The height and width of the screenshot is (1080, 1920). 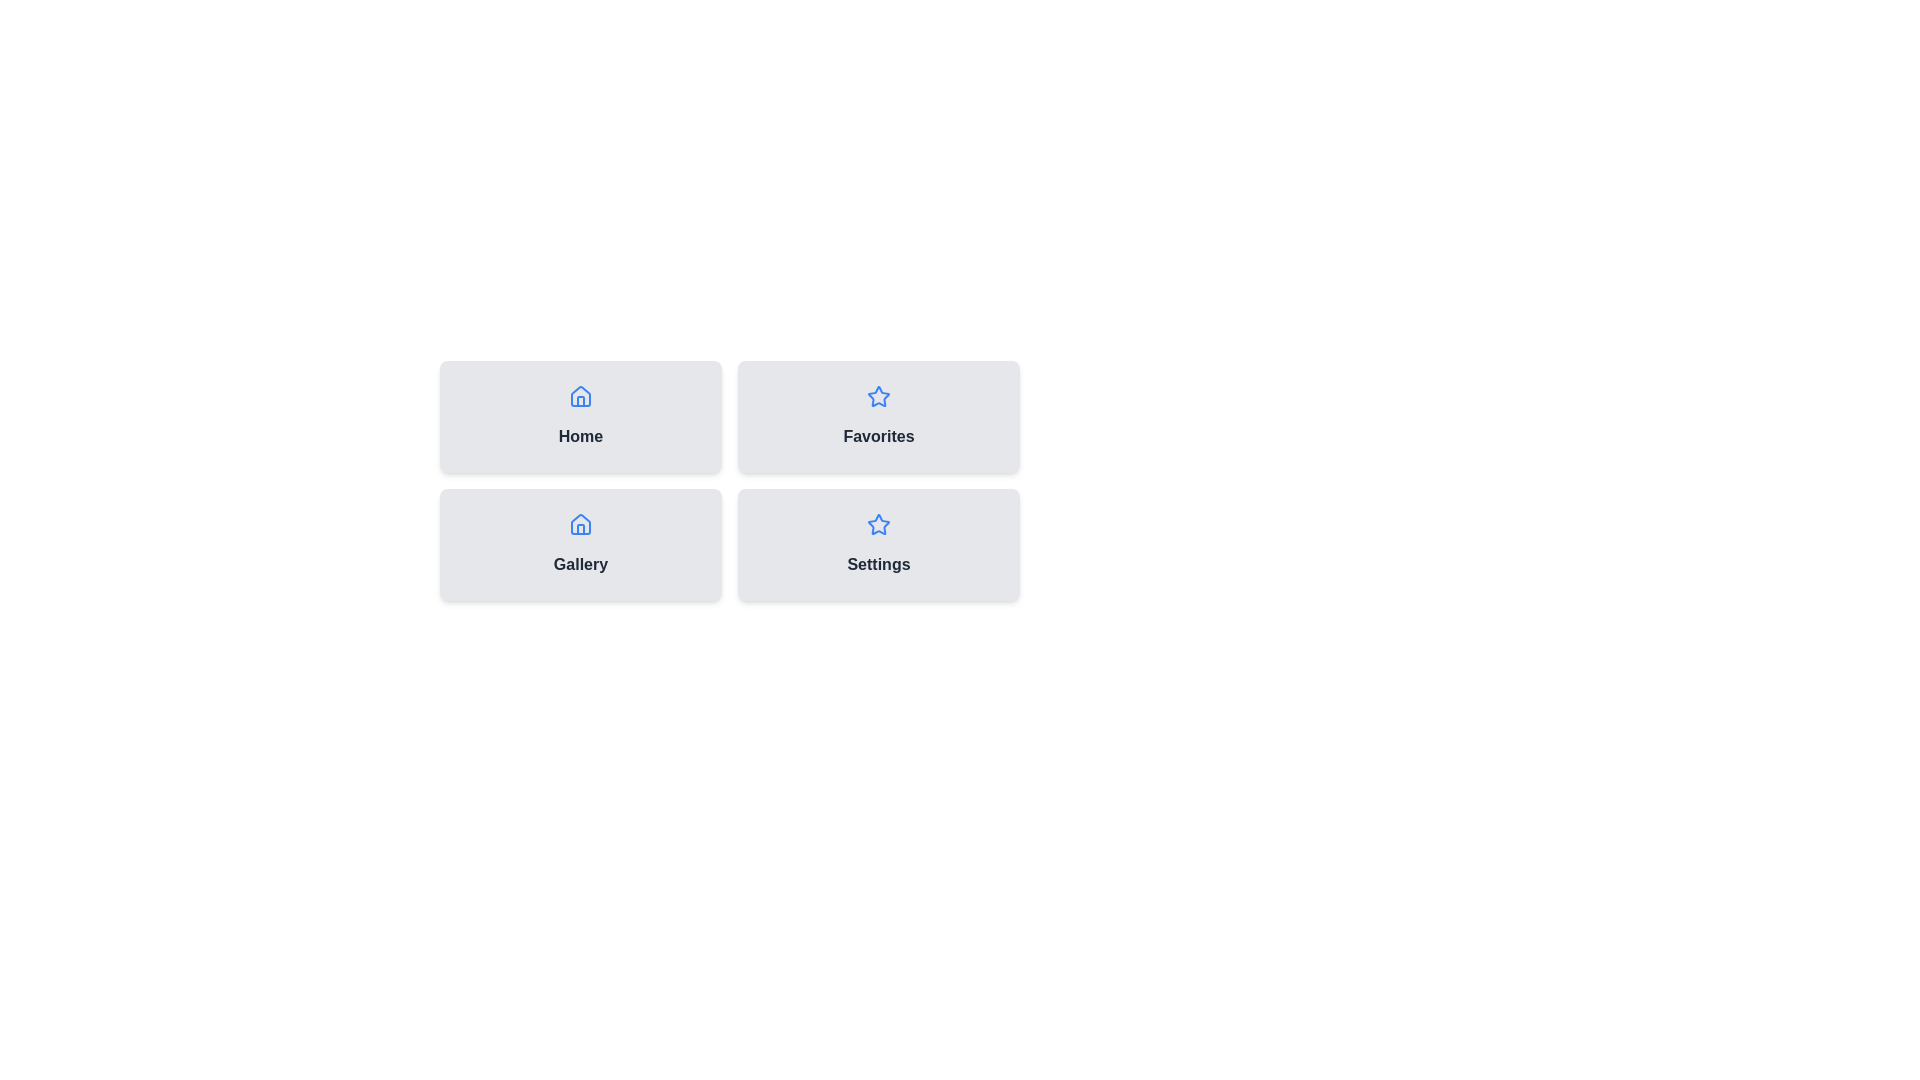 What do you see at coordinates (878, 523) in the screenshot?
I see `the star icon located in the top section of the 'Settings' card, positioned in the bottom right of the grid layout, directly above the text labeled 'Settings'` at bounding box center [878, 523].